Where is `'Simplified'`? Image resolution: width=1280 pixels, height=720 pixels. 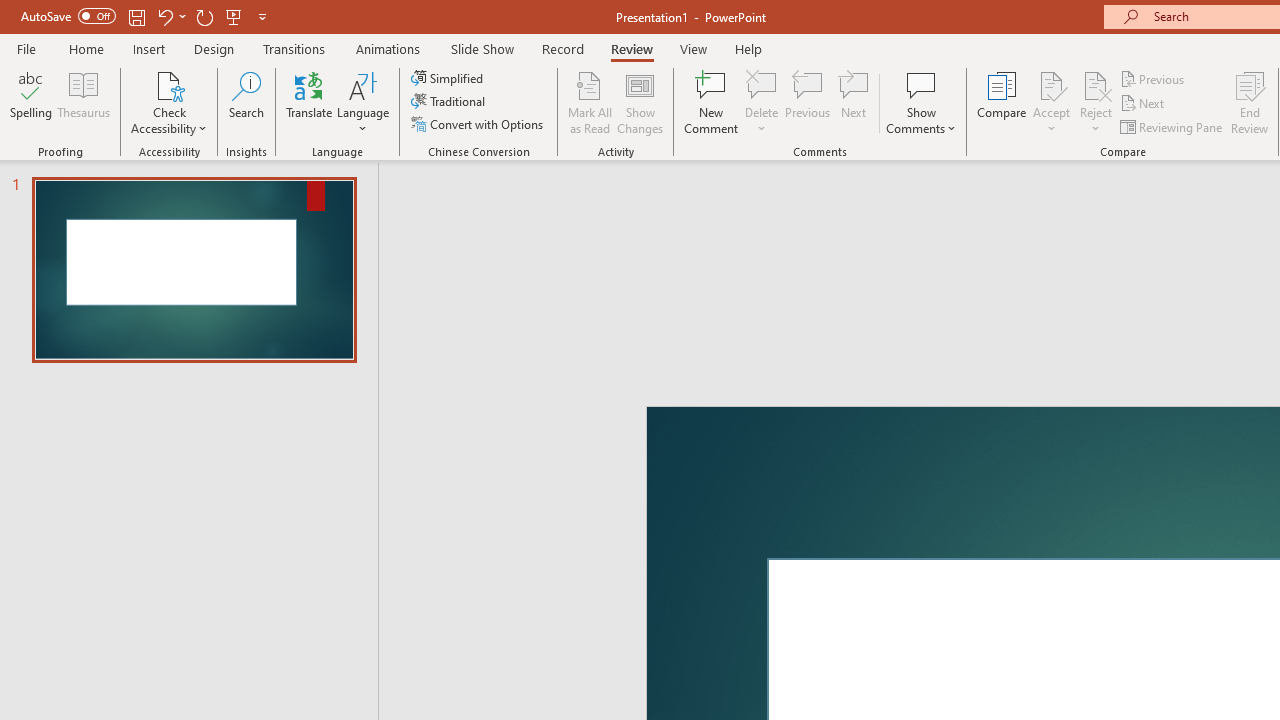
'Simplified' is located at coordinates (448, 77).